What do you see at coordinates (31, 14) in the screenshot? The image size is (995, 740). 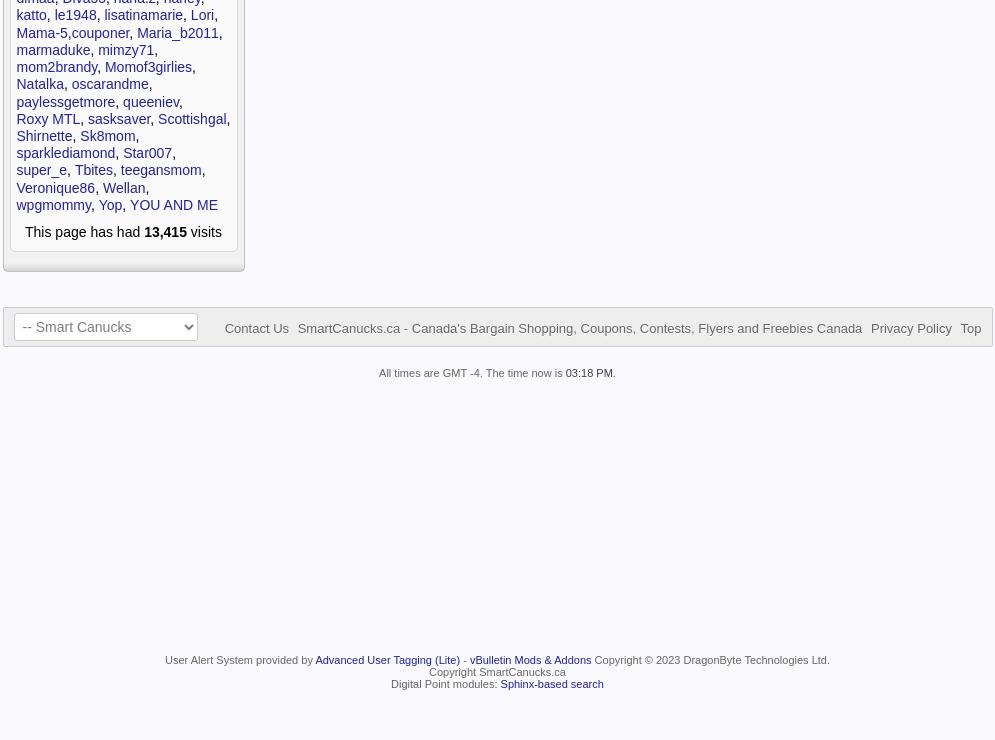 I see `'katto'` at bounding box center [31, 14].